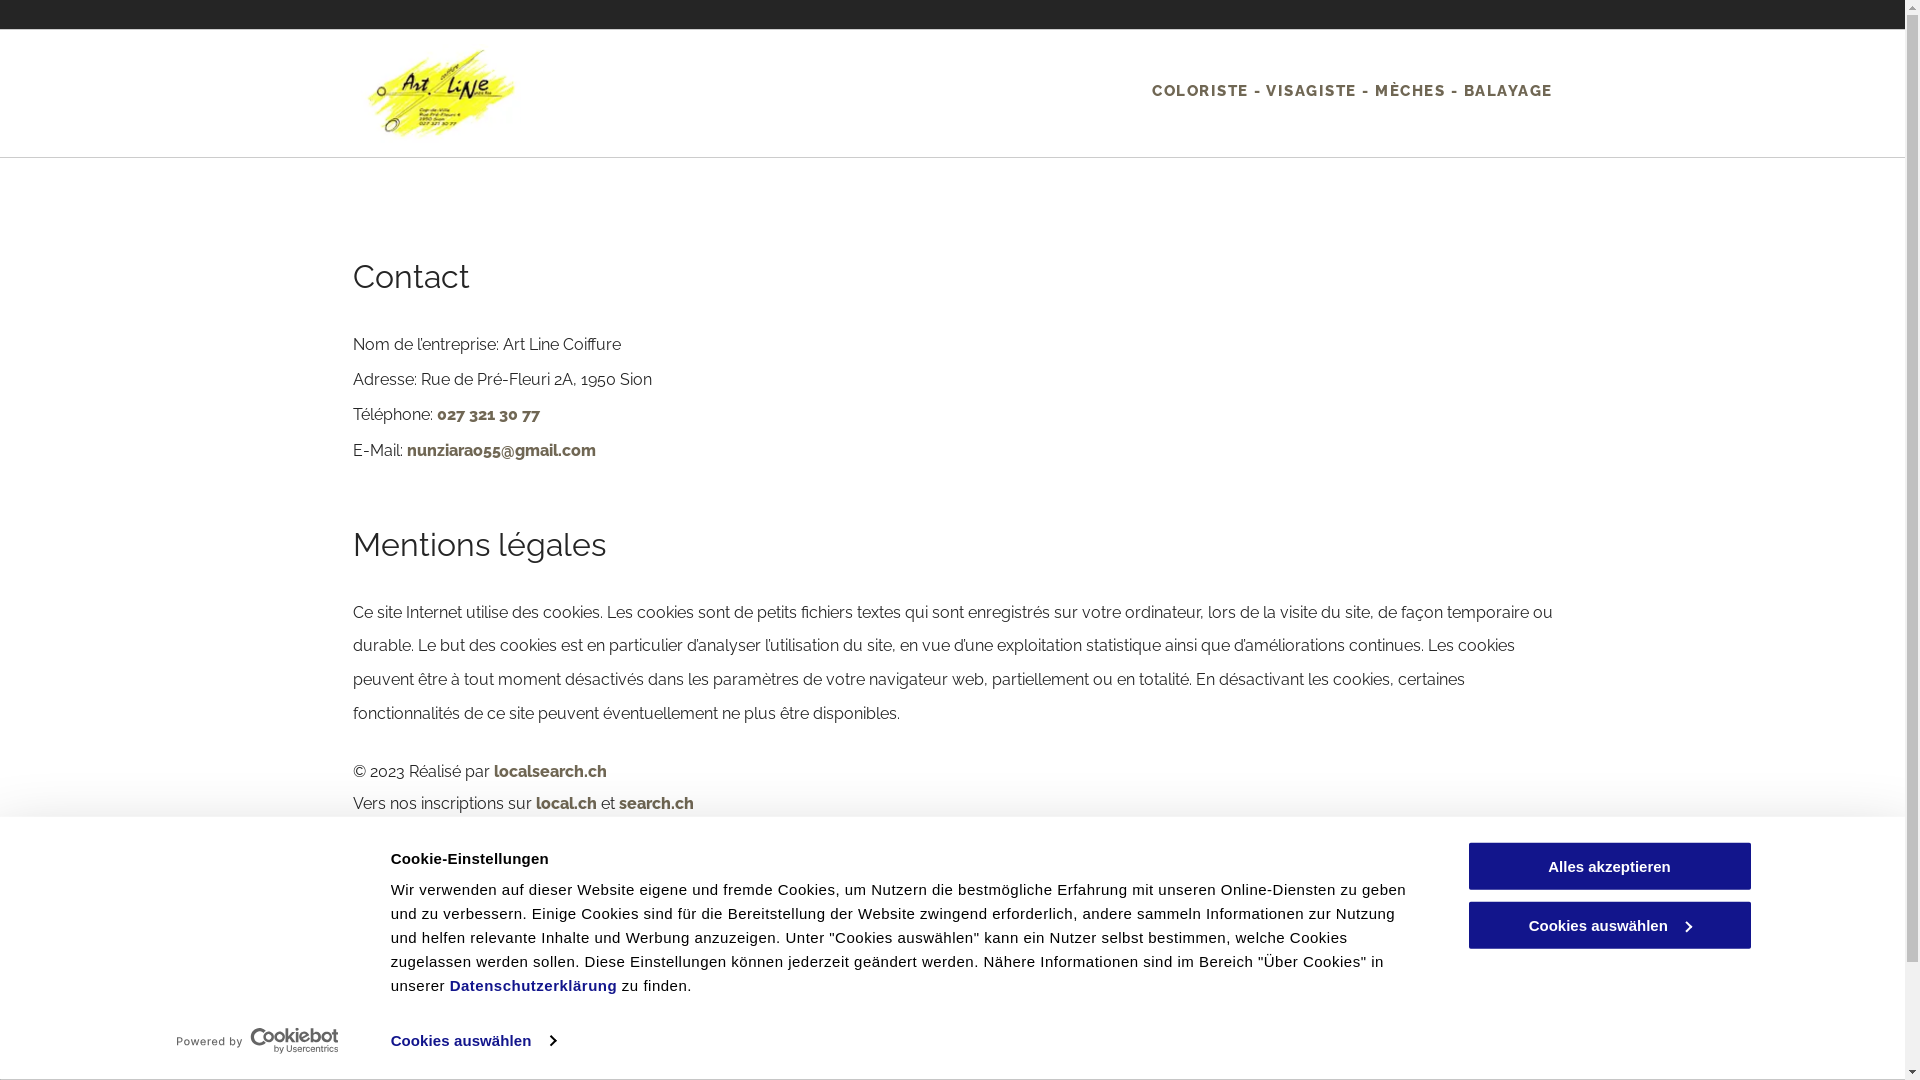  Describe the element at coordinates (565, 802) in the screenshot. I see `'local.ch'` at that location.